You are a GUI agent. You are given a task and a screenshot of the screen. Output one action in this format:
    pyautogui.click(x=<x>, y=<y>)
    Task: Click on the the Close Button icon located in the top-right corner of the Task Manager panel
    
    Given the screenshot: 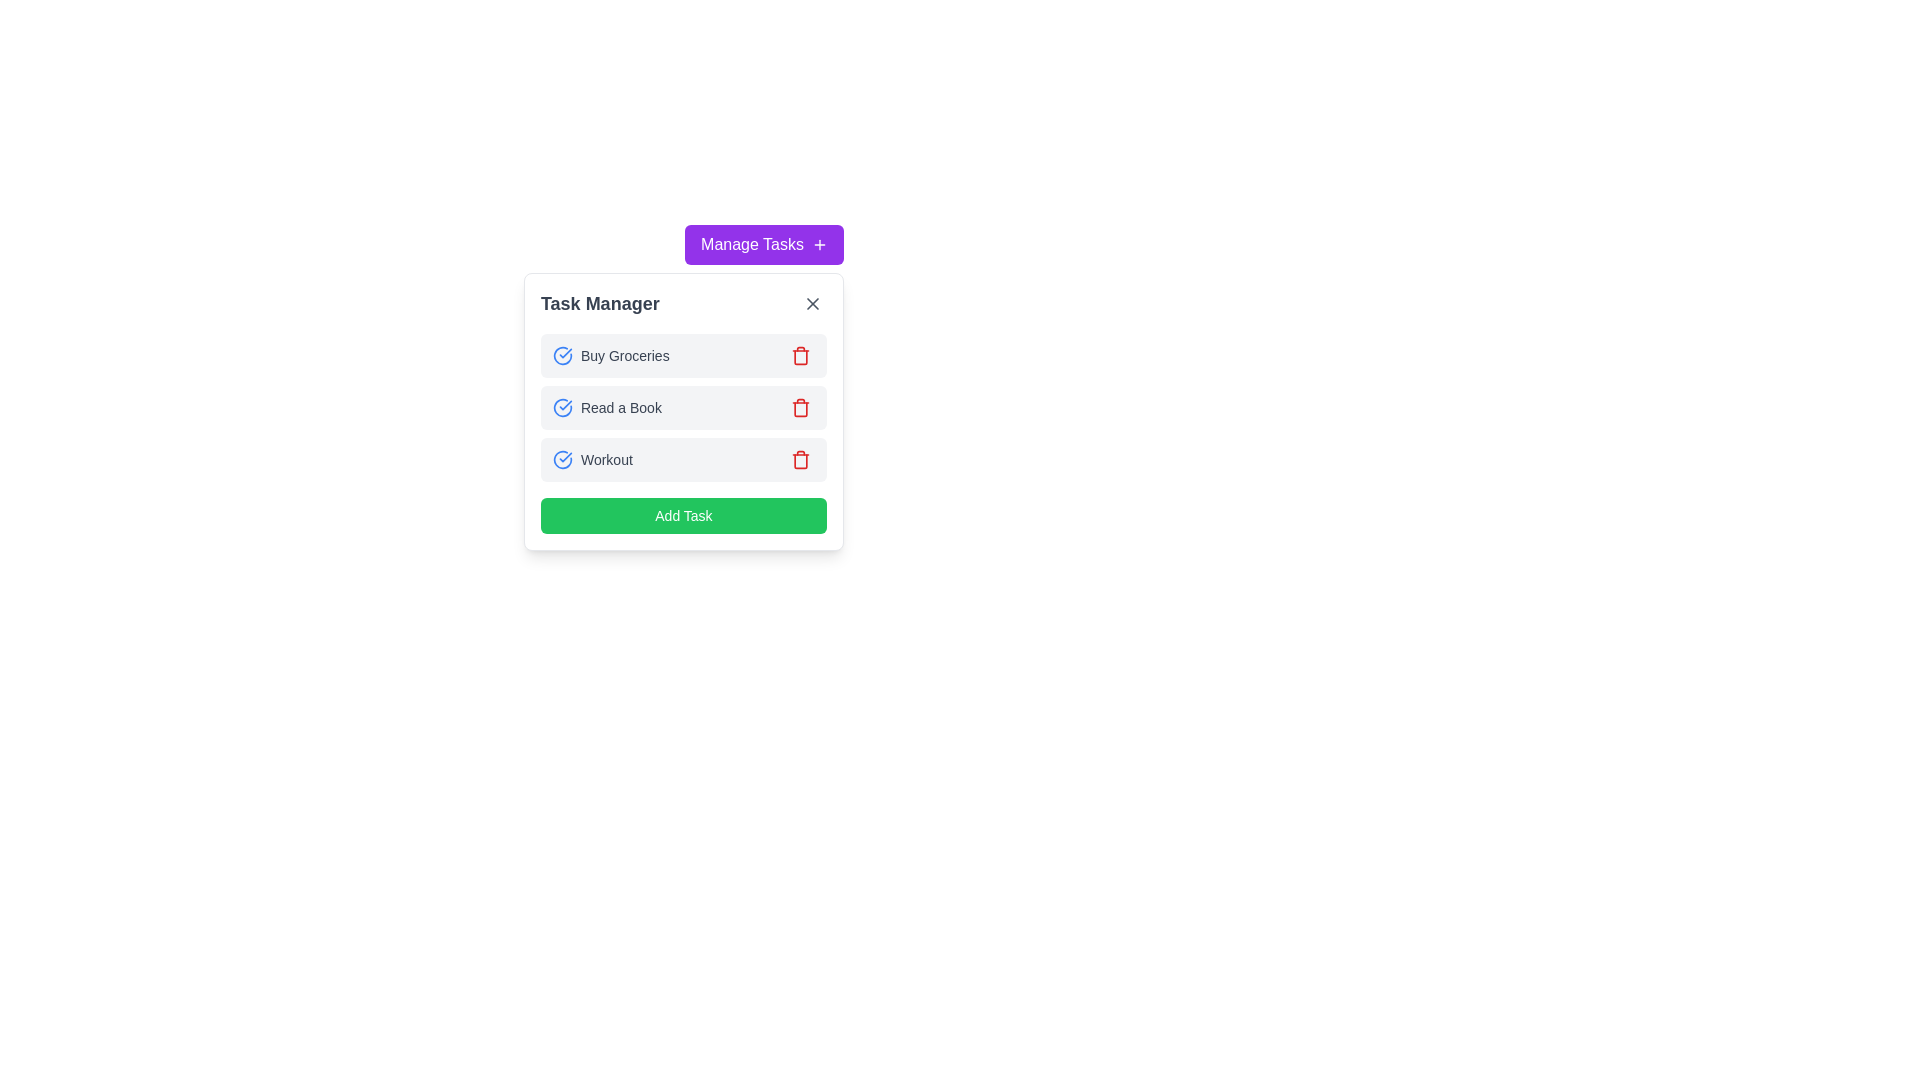 What is the action you would take?
    pyautogui.click(x=812, y=304)
    